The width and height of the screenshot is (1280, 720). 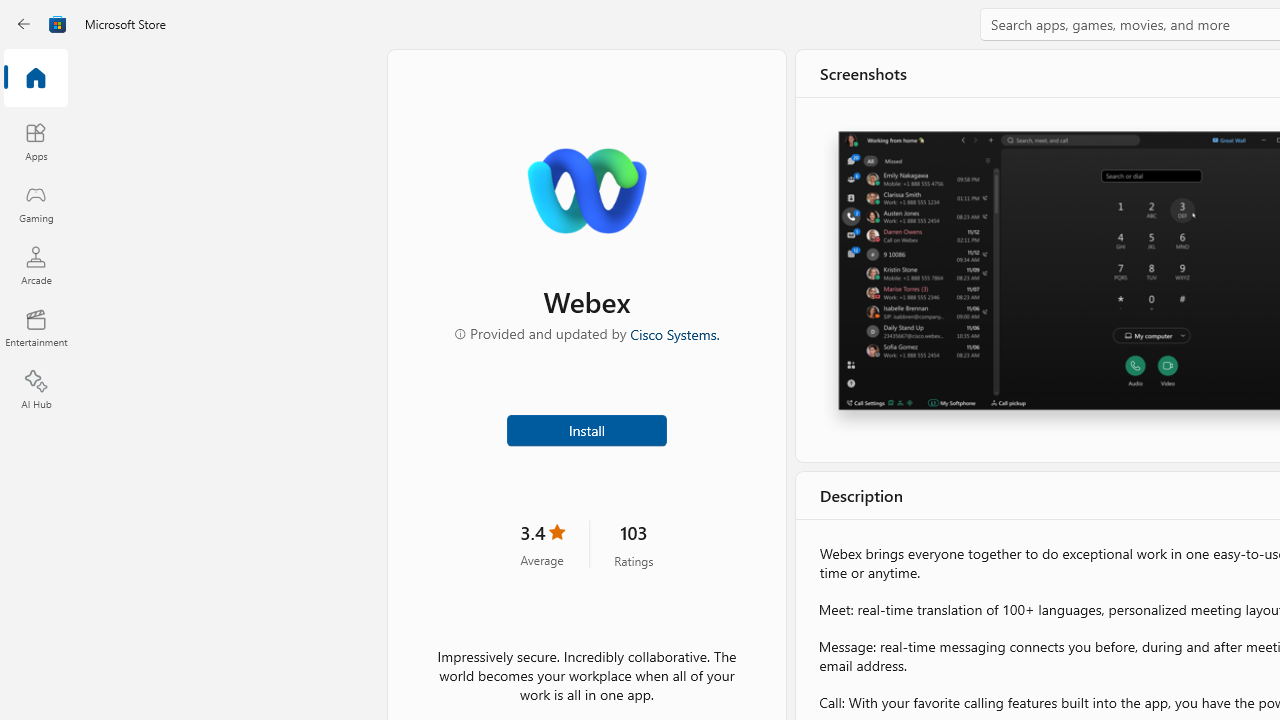 What do you see at coordinates (35, 390) in the screenshot?
I see `'AI Hub'` at bounding box center [35, 390].